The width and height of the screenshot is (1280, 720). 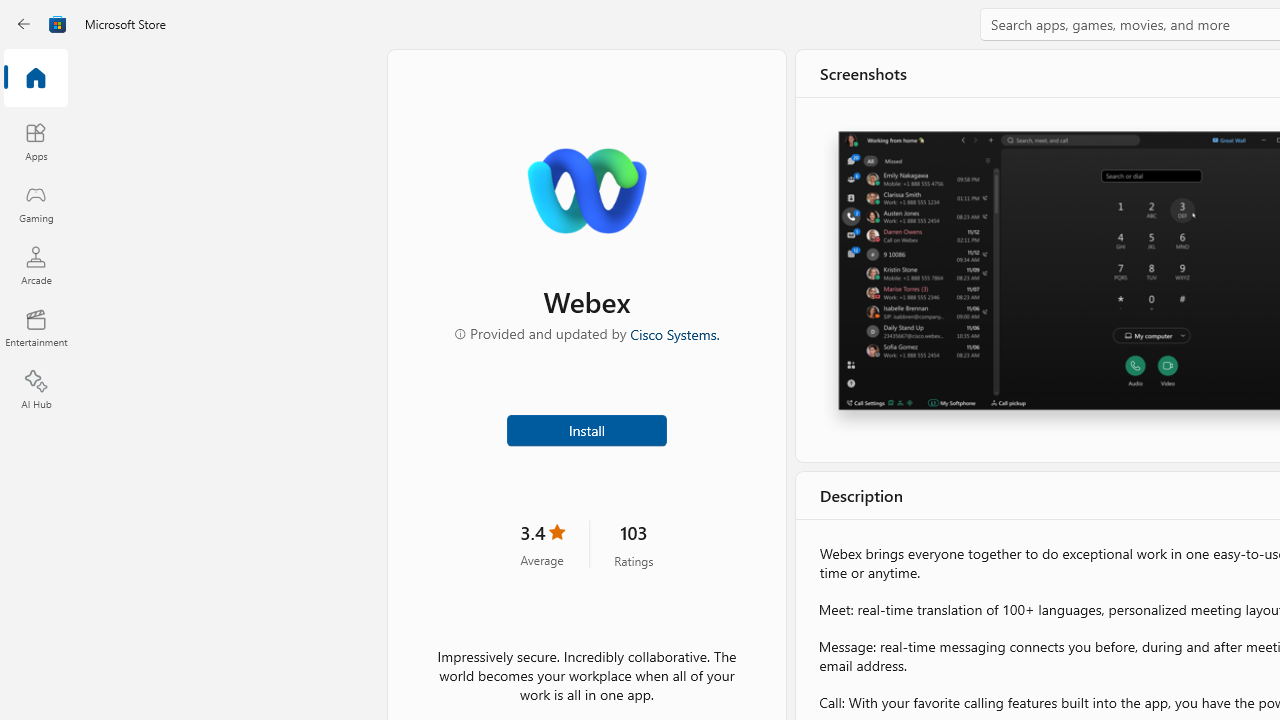 What do you see at coordinates (35, 390) in the screenshot?
I see `'AI Hub'` at bounding box center [35, 390].